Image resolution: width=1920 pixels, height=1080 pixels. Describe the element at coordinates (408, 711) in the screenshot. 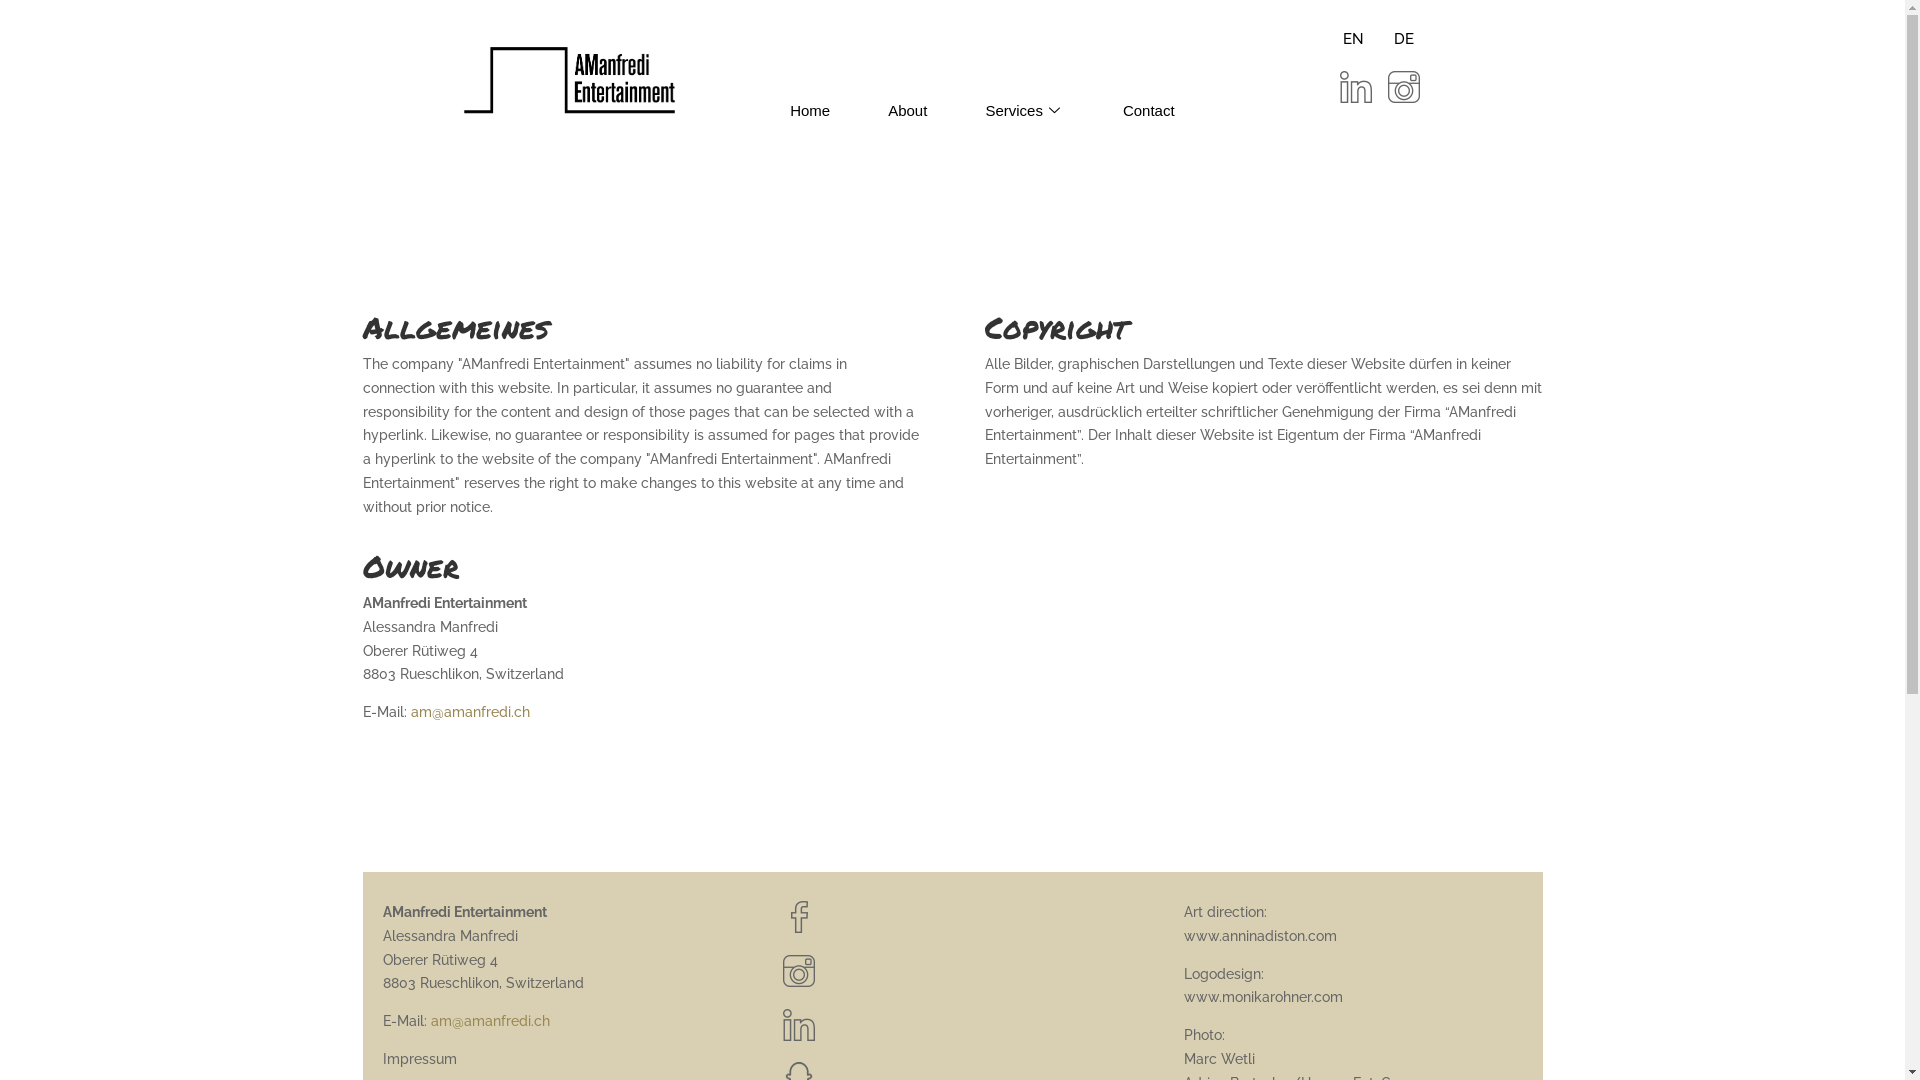

I see `'am@amanfredi.ch'` at that location.